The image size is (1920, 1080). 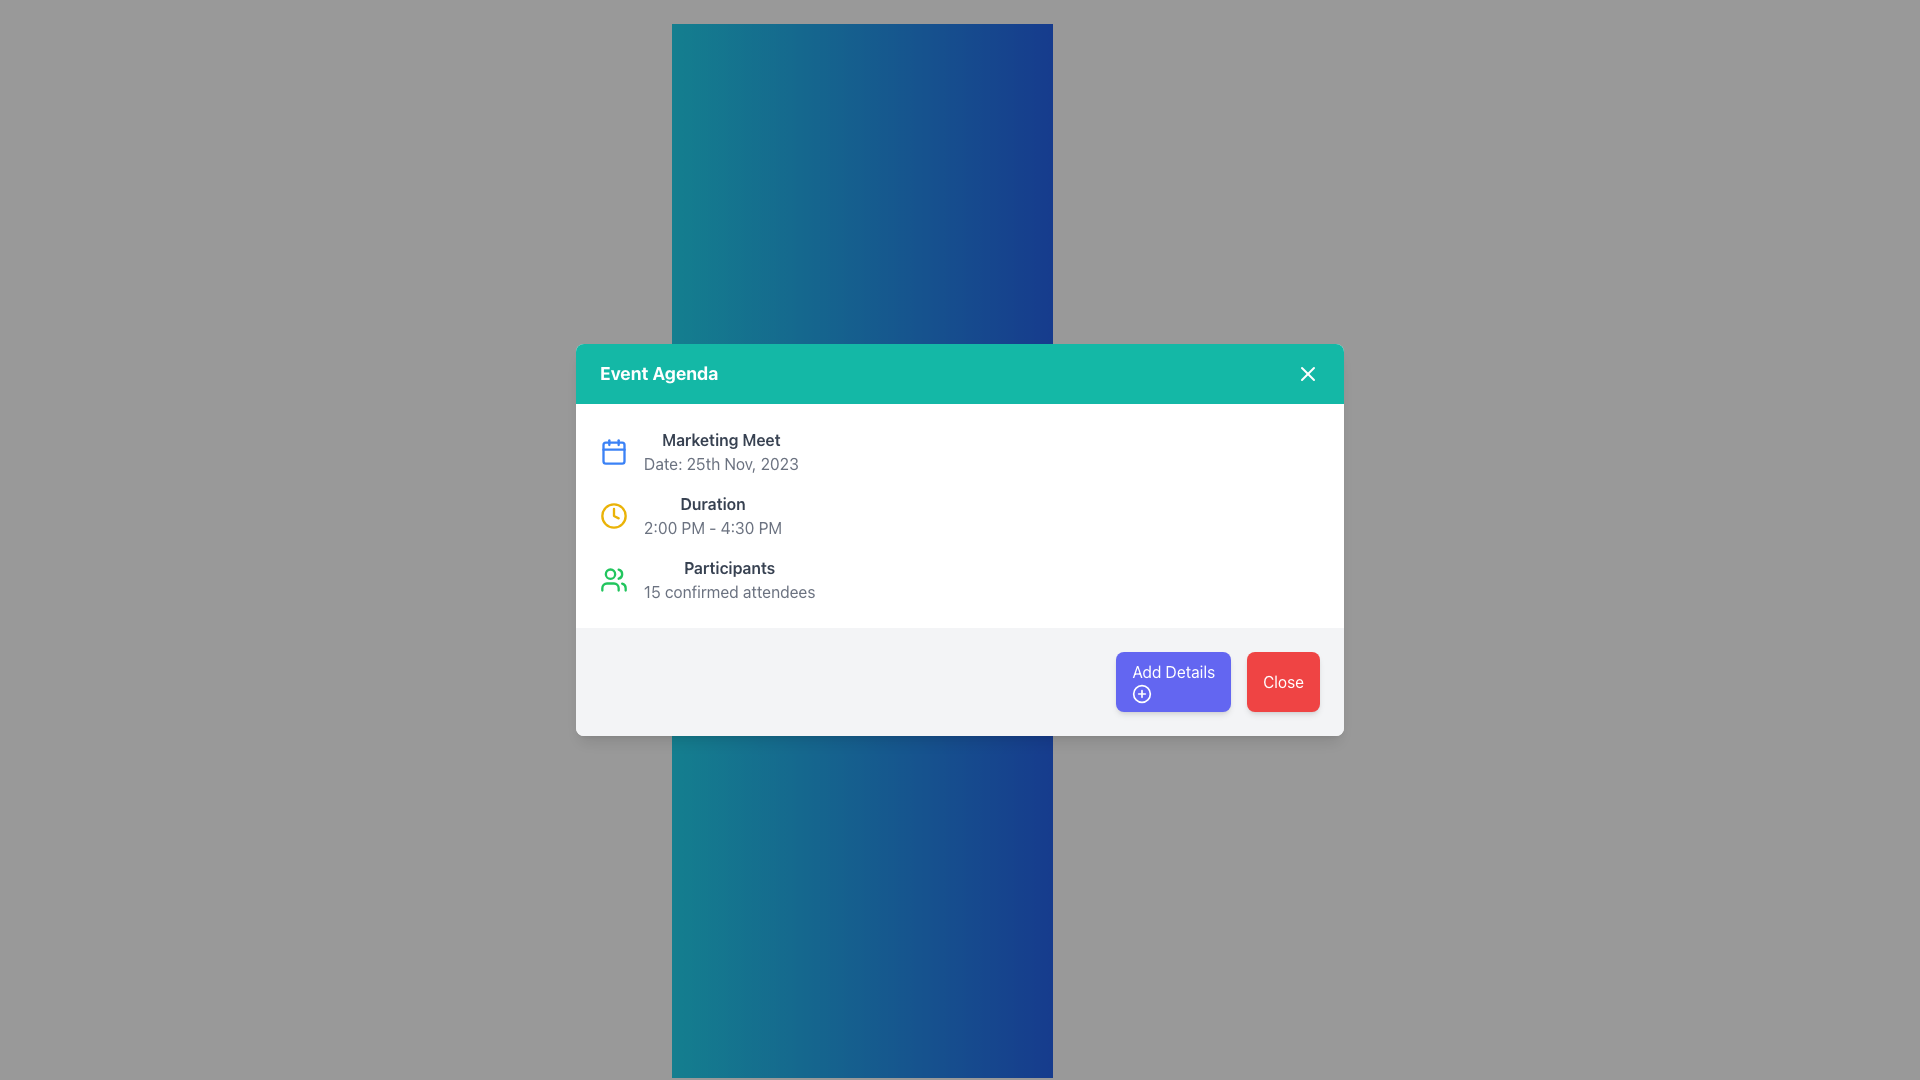 What do you see at coordinates (728, 590) in the screenshot?
I see `the static text element that provides a breakdown of the confirmed attendees for the event, located underneath the 'Participants' text in the modal interface` at bounding box center [728, 590].